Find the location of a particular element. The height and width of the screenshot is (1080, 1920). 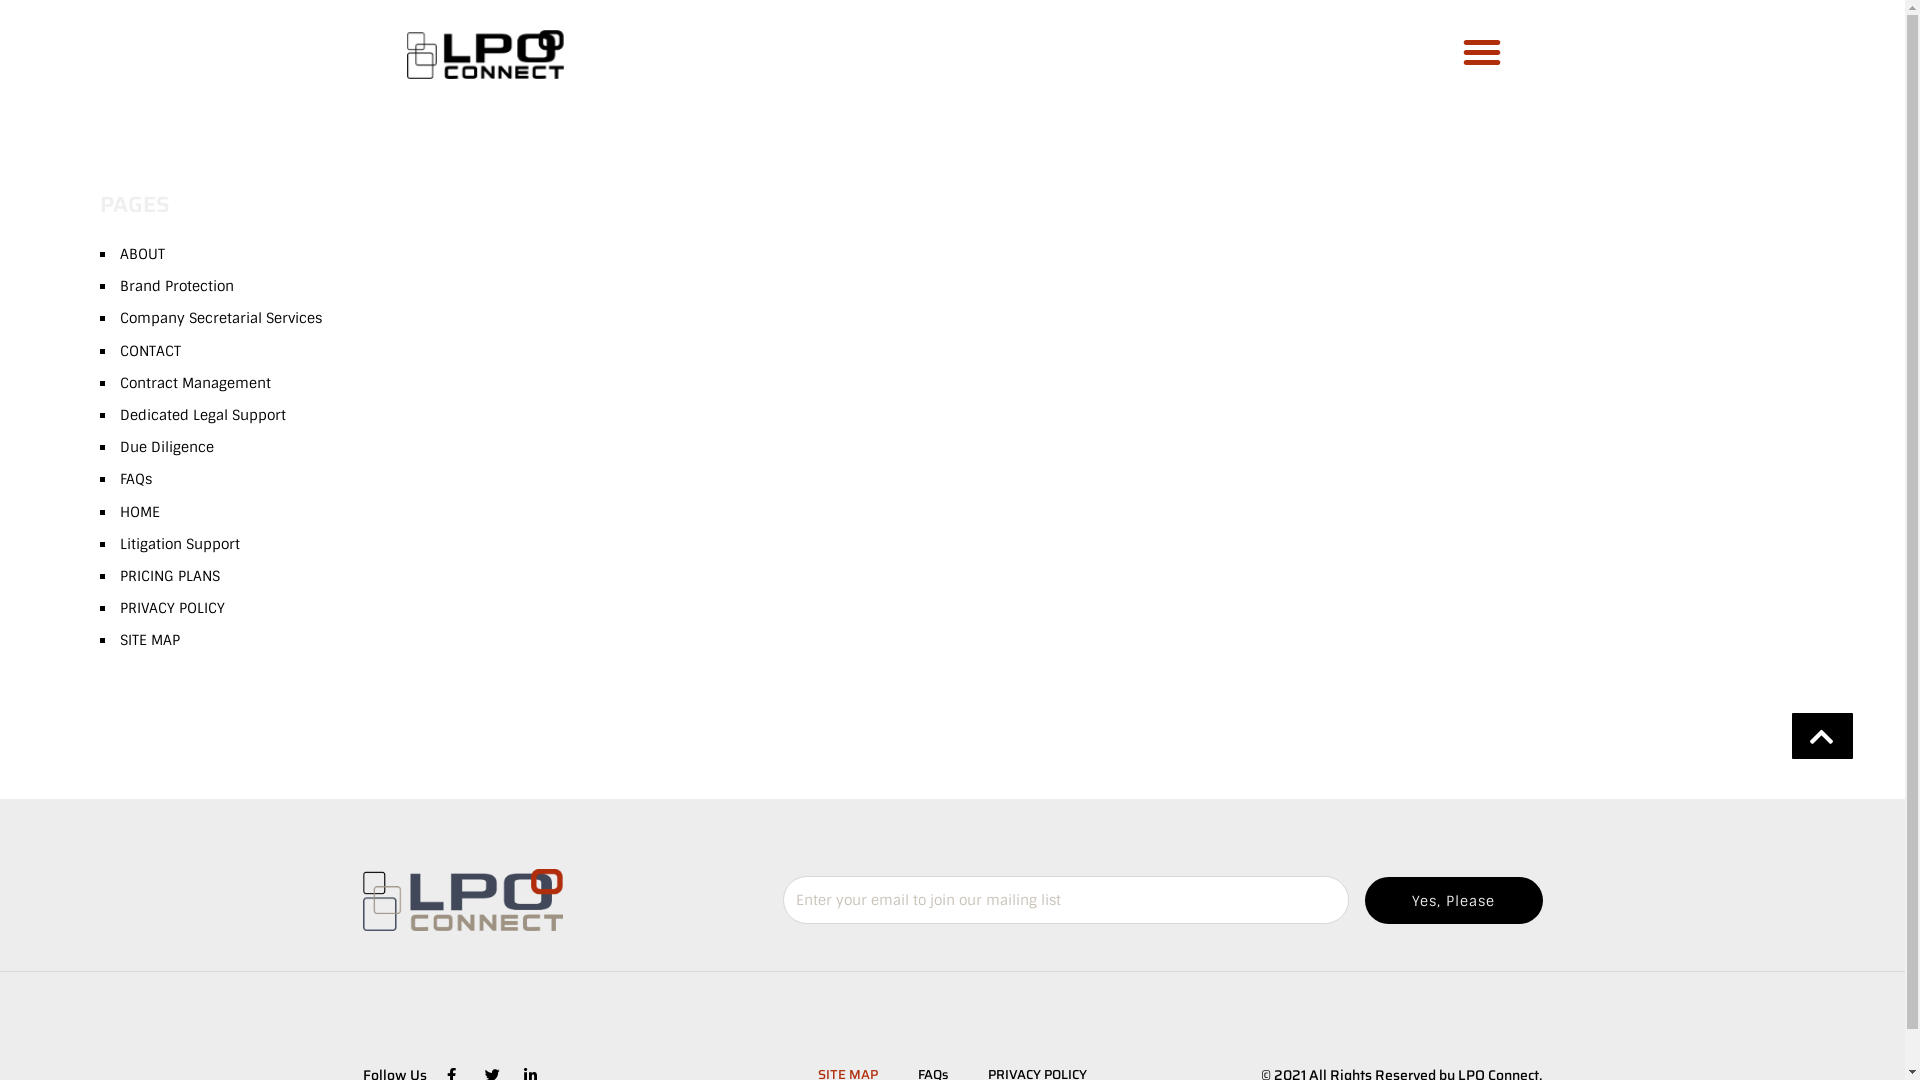

'CONTACT' is located at coordinates (119, 350).